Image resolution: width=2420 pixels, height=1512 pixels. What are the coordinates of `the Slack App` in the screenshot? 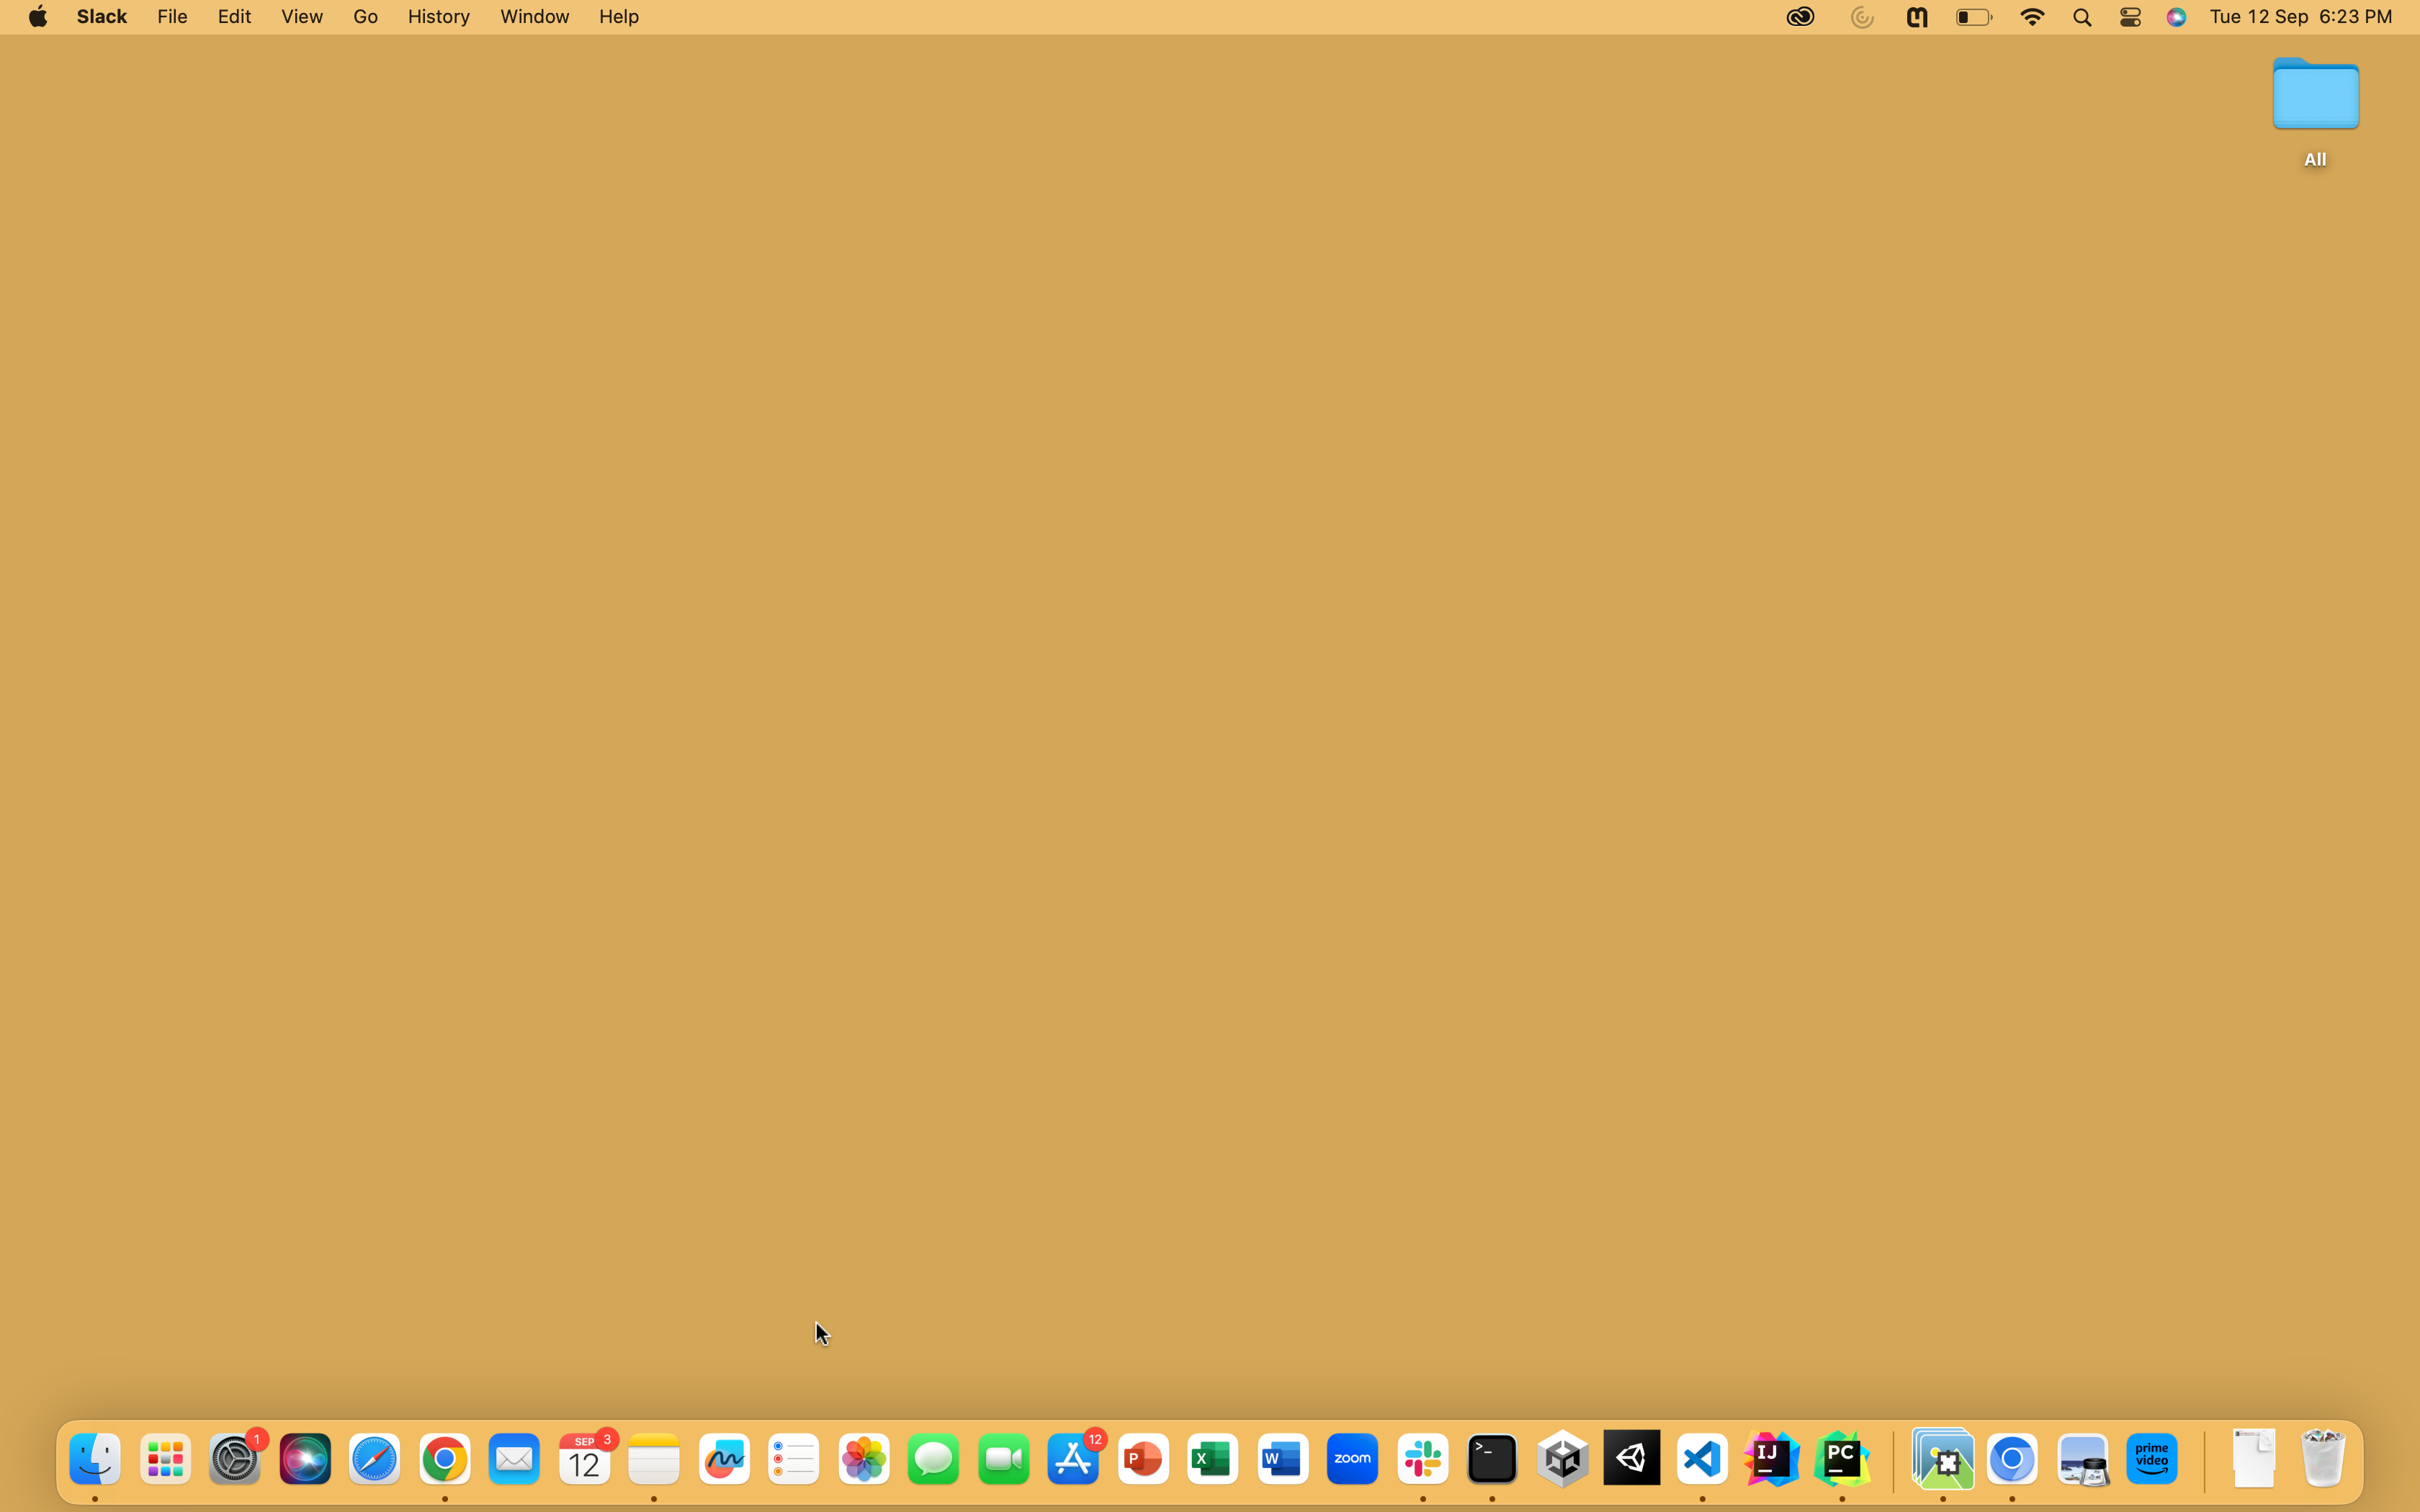 It's located at (102, 19).